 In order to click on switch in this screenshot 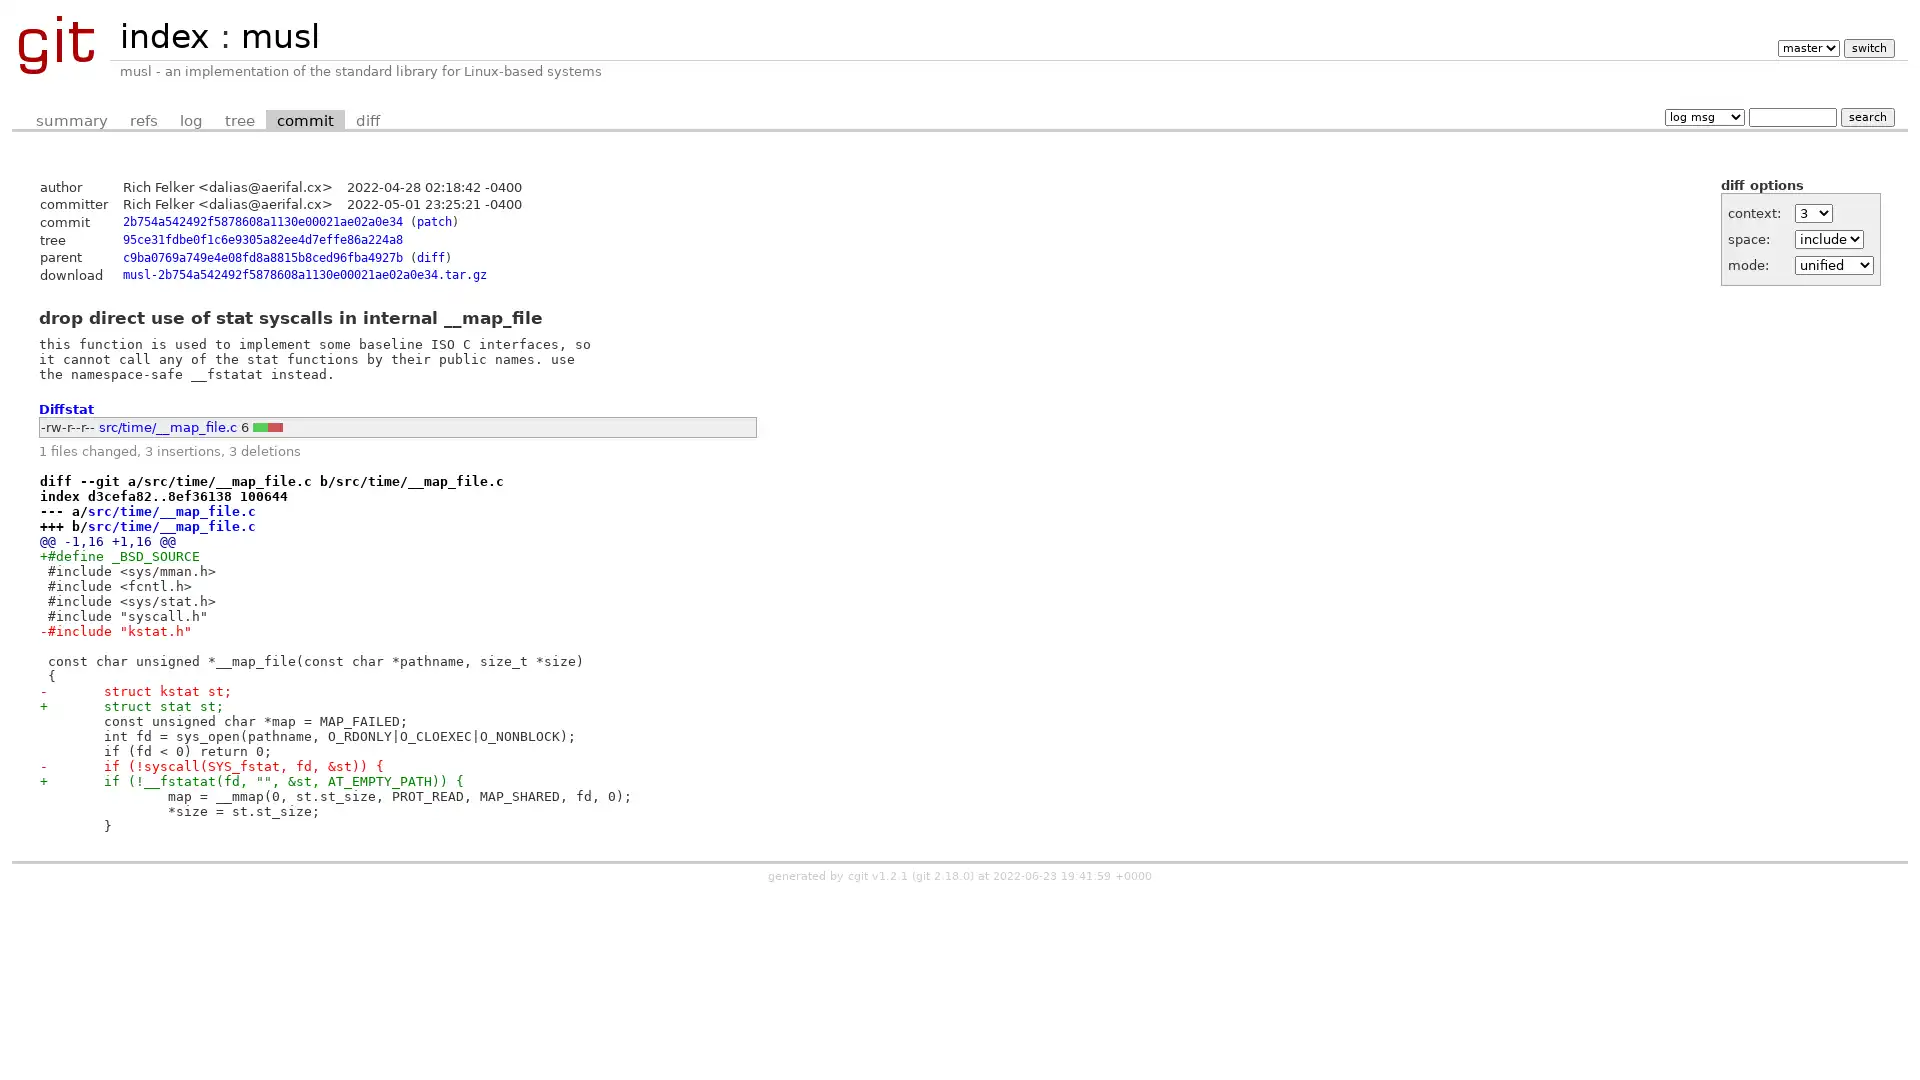, I will do `click(1867, 47)`.